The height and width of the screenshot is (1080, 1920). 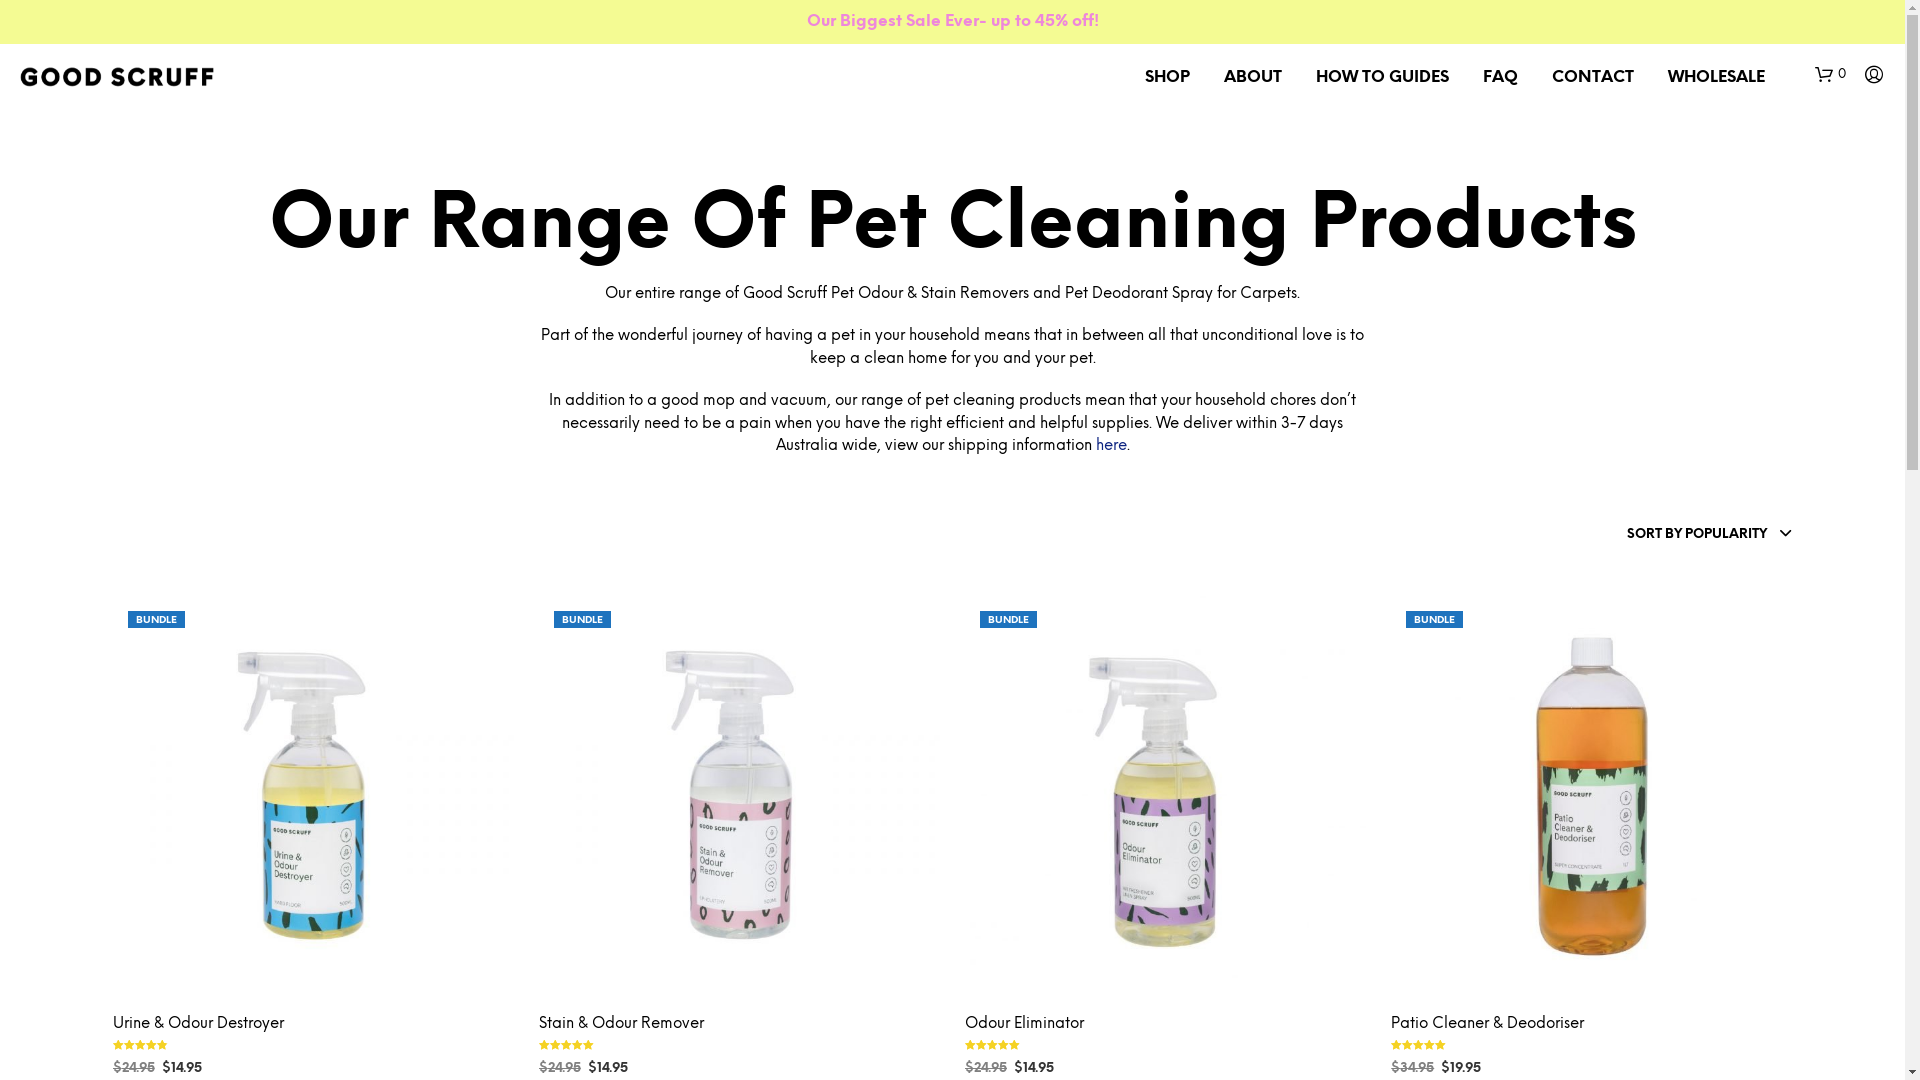 I want to click on 'HOW TO GUIDES', so click(x=1381, y=76).